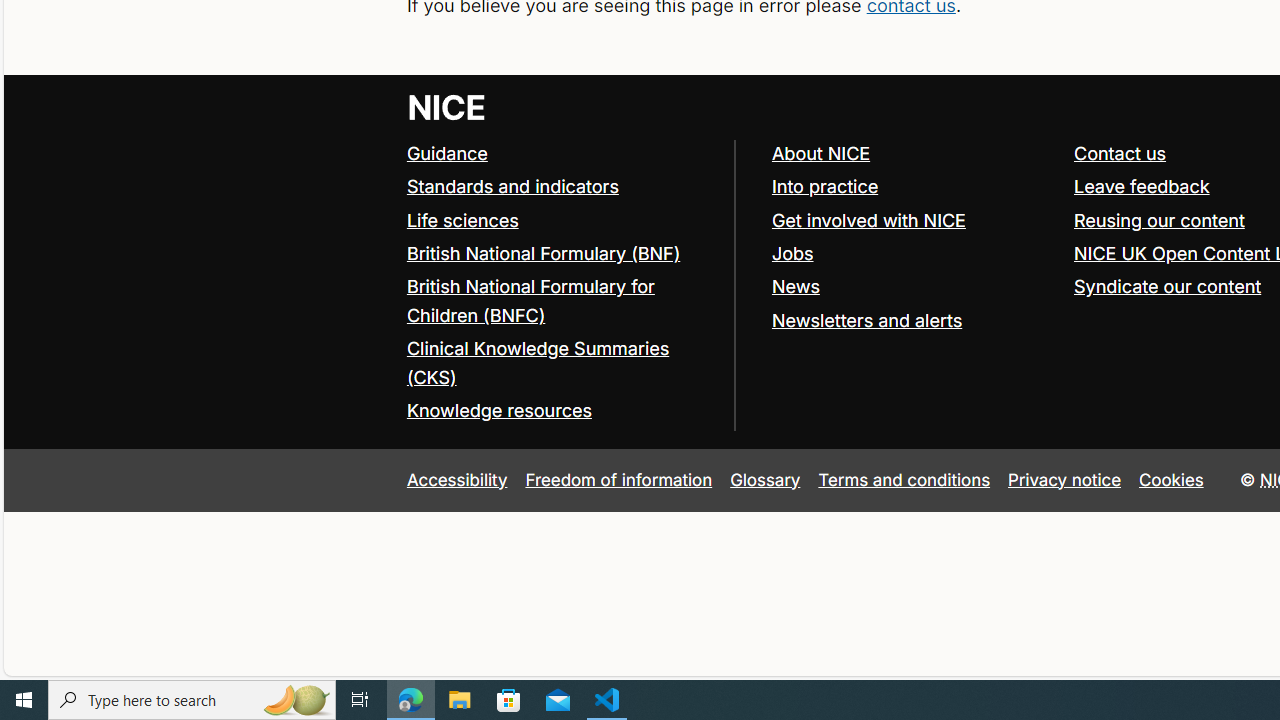 This screenshot has height=720, width=1280. Describe the element at coordinates (498, 410) in the screenshot. I see `'Knowledge resources'` at that location.